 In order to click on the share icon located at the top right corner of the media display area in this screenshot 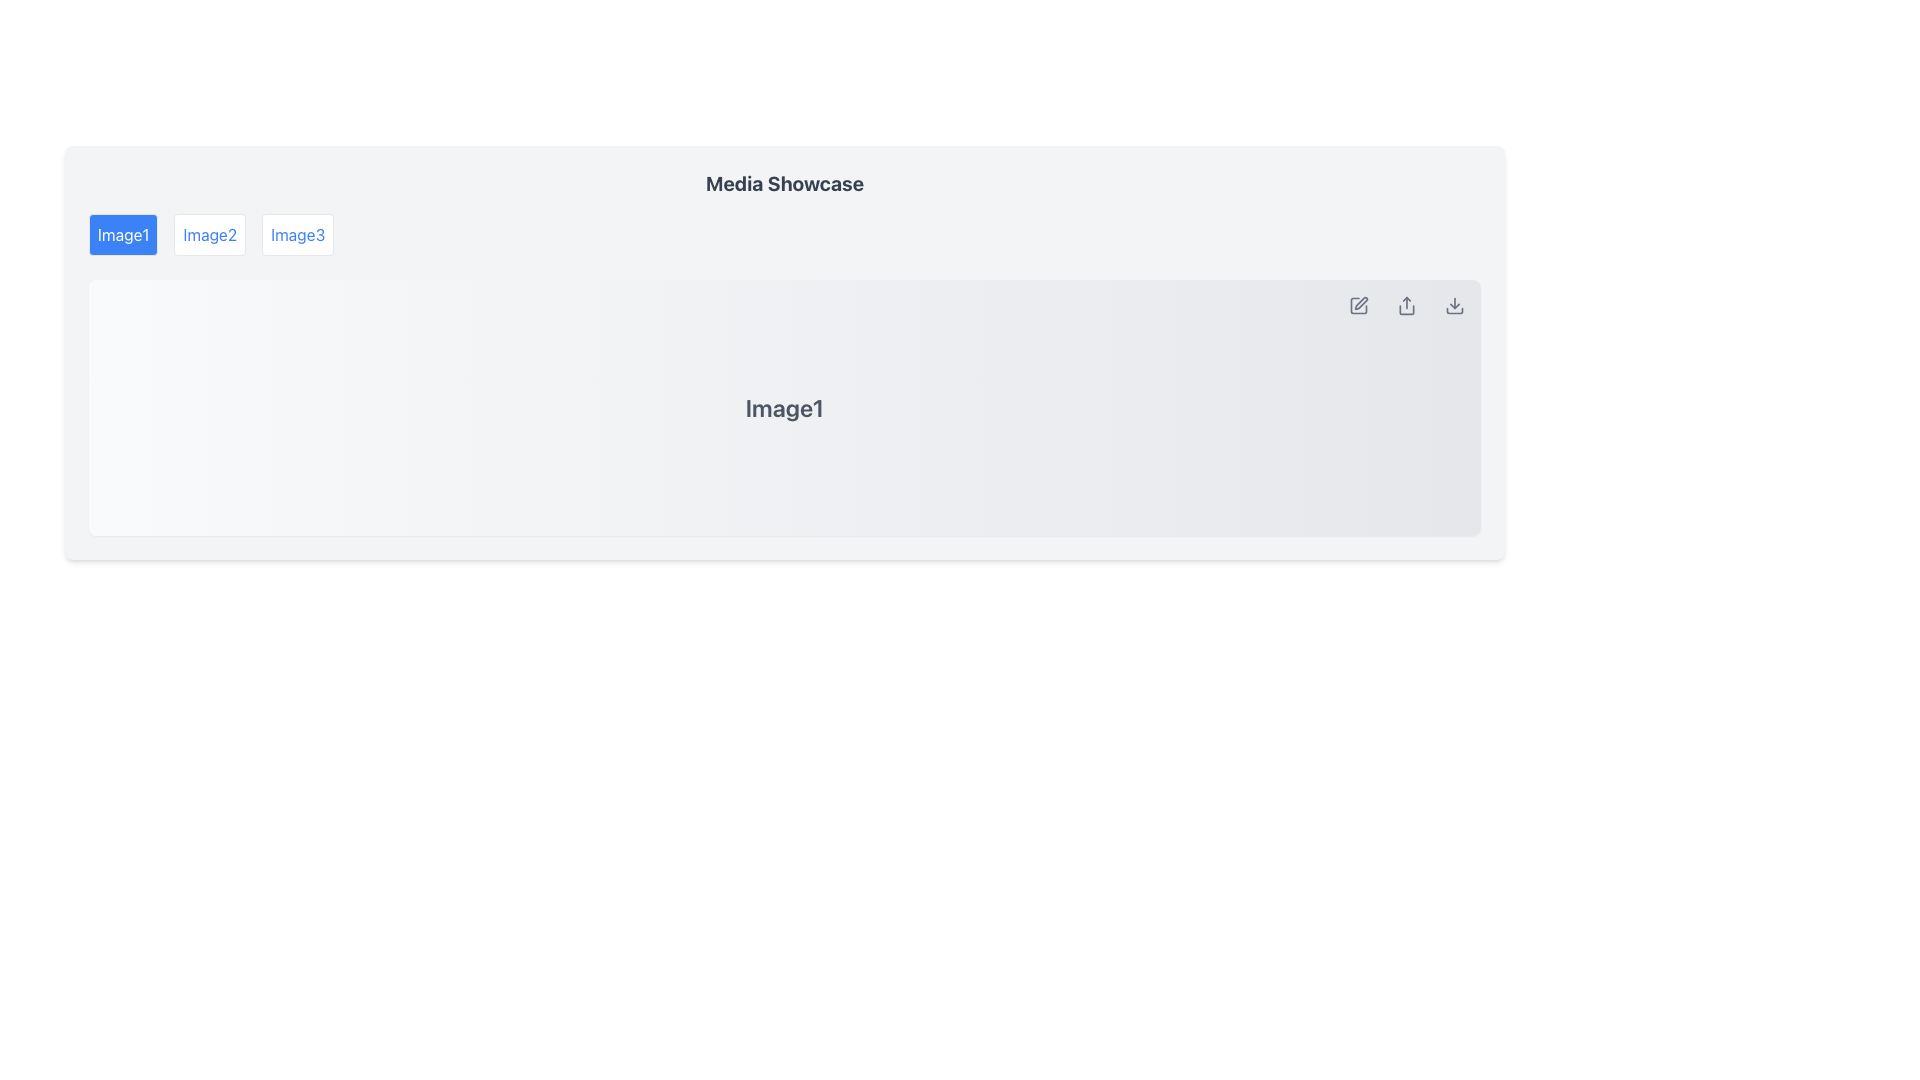, I will do `click(1405, 305)`.